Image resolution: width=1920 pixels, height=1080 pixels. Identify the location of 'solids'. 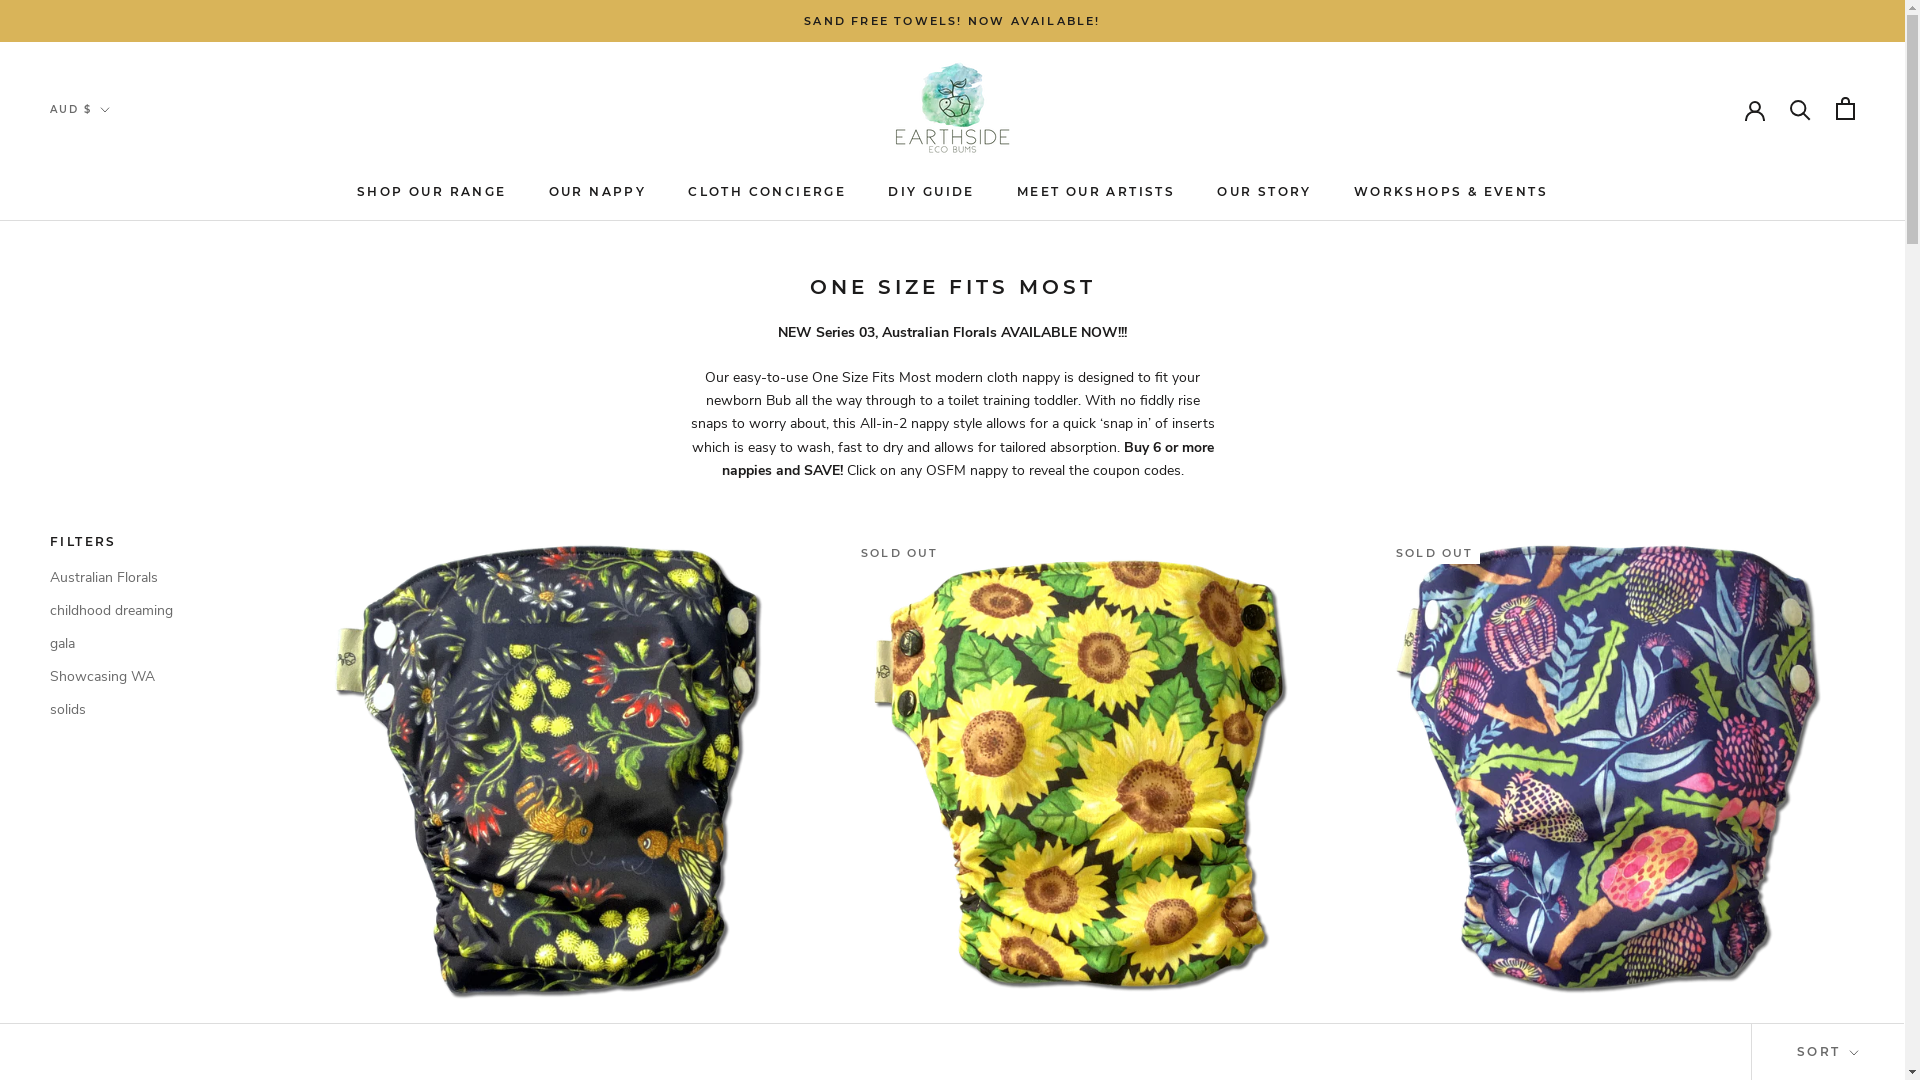
(148, 708).